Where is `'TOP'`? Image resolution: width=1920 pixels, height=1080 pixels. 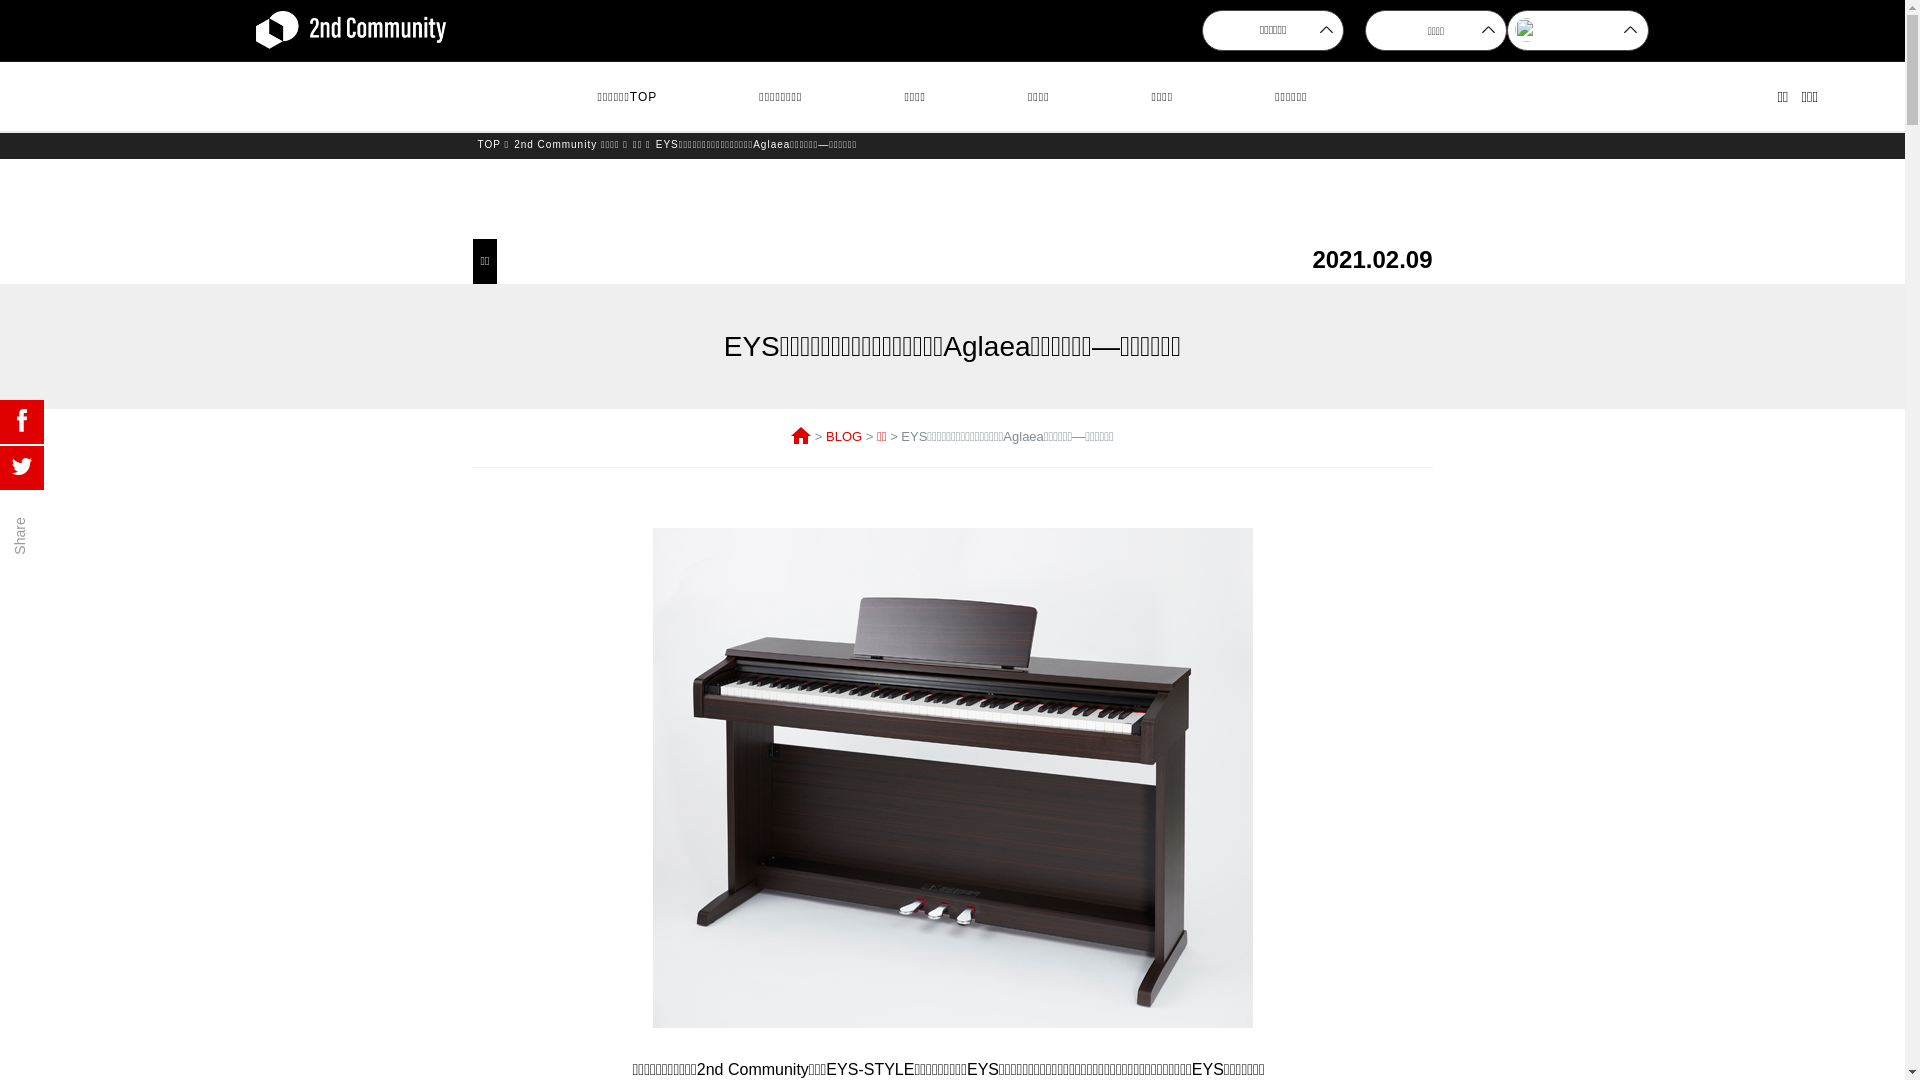 'TOP' is located at coordinates (489, 143).